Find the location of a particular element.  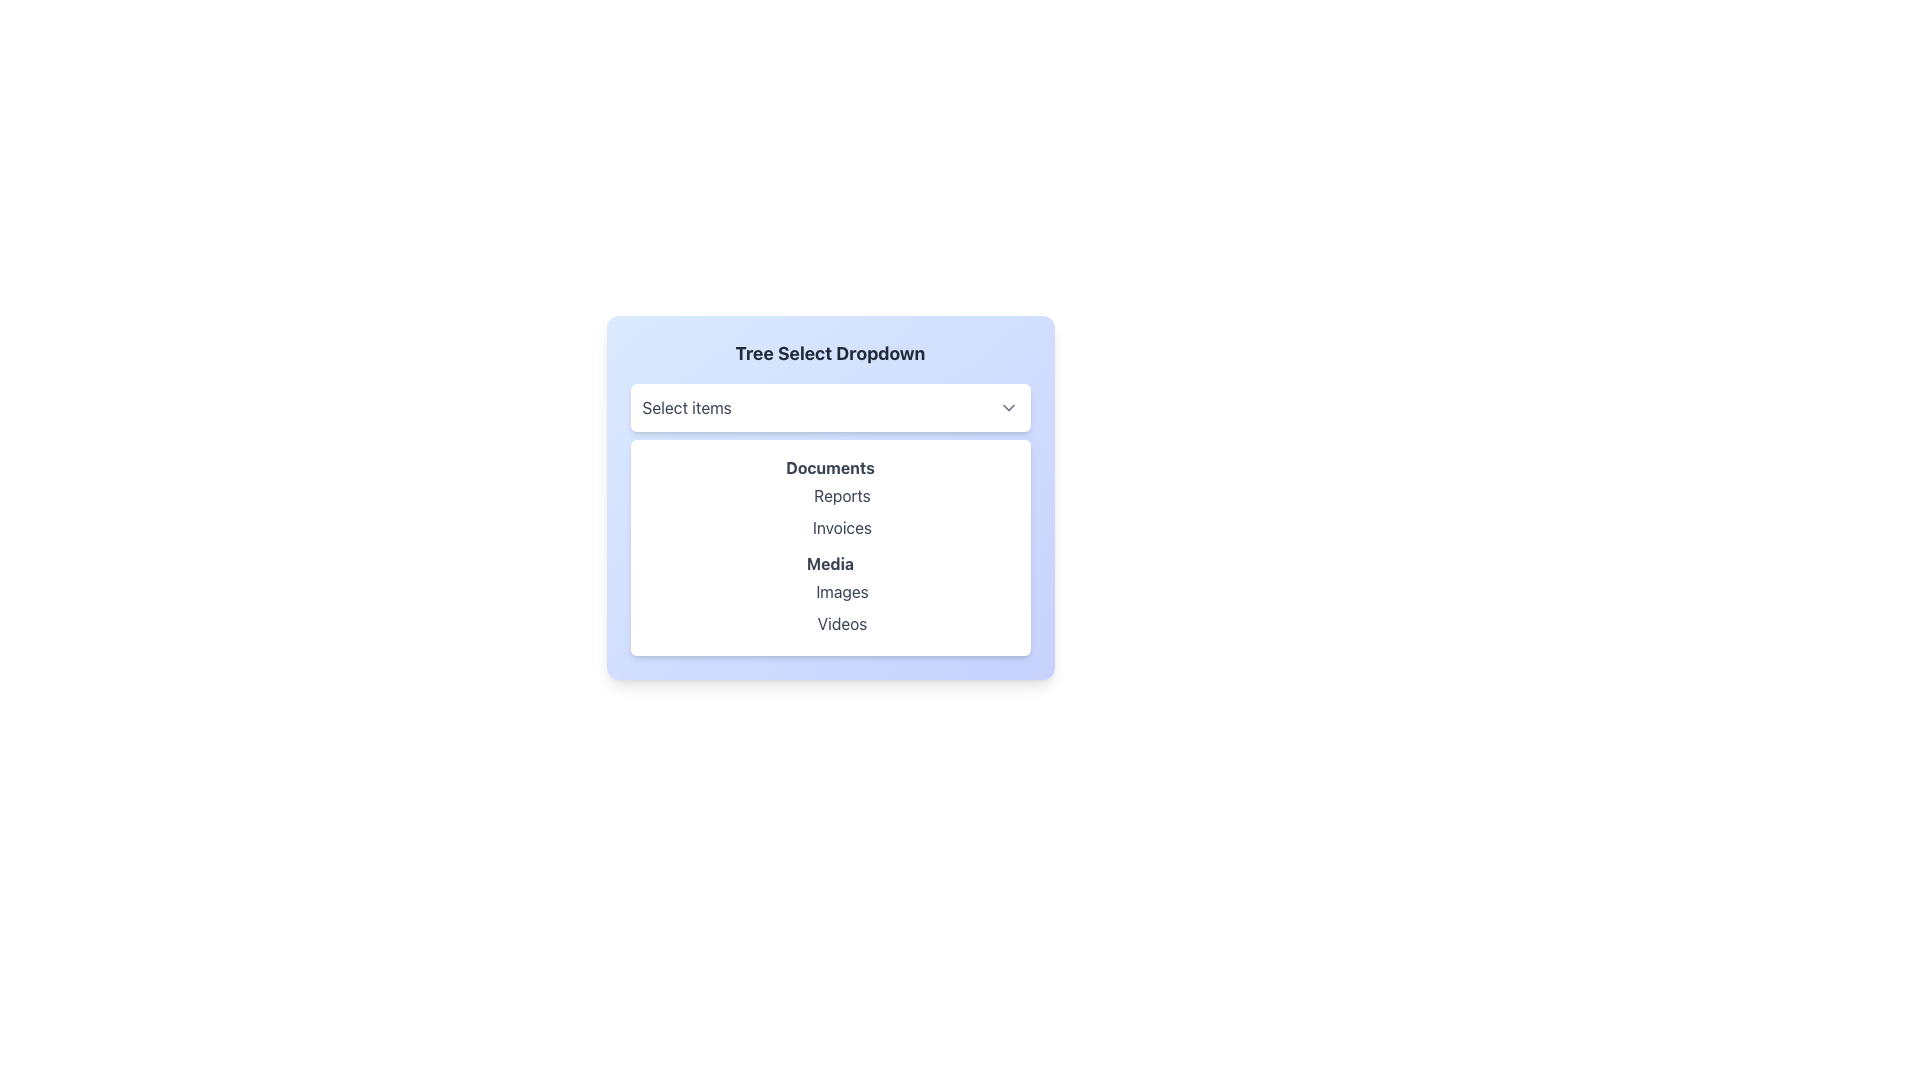

the 'Images' text label located in the dropdown menu under the 'Media' category, which is the first option in that section is located at coordinates (838, 590).